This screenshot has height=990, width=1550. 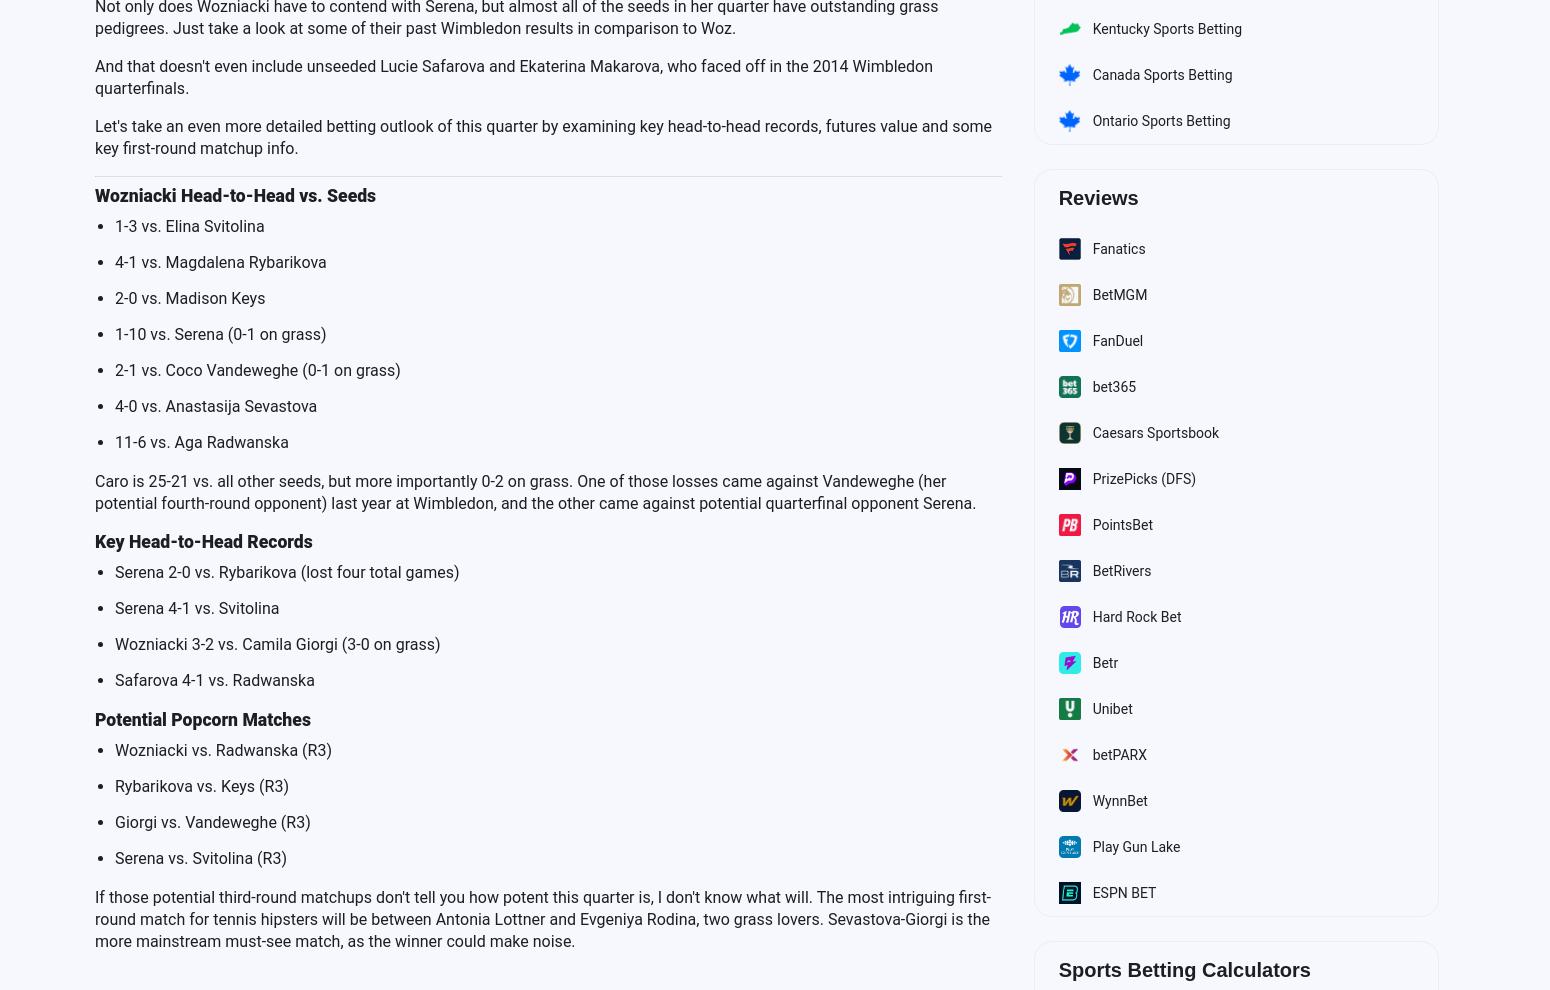 I want to click on 'Serena 4-1 vs. Svitolina', so click(x=196, y=606).